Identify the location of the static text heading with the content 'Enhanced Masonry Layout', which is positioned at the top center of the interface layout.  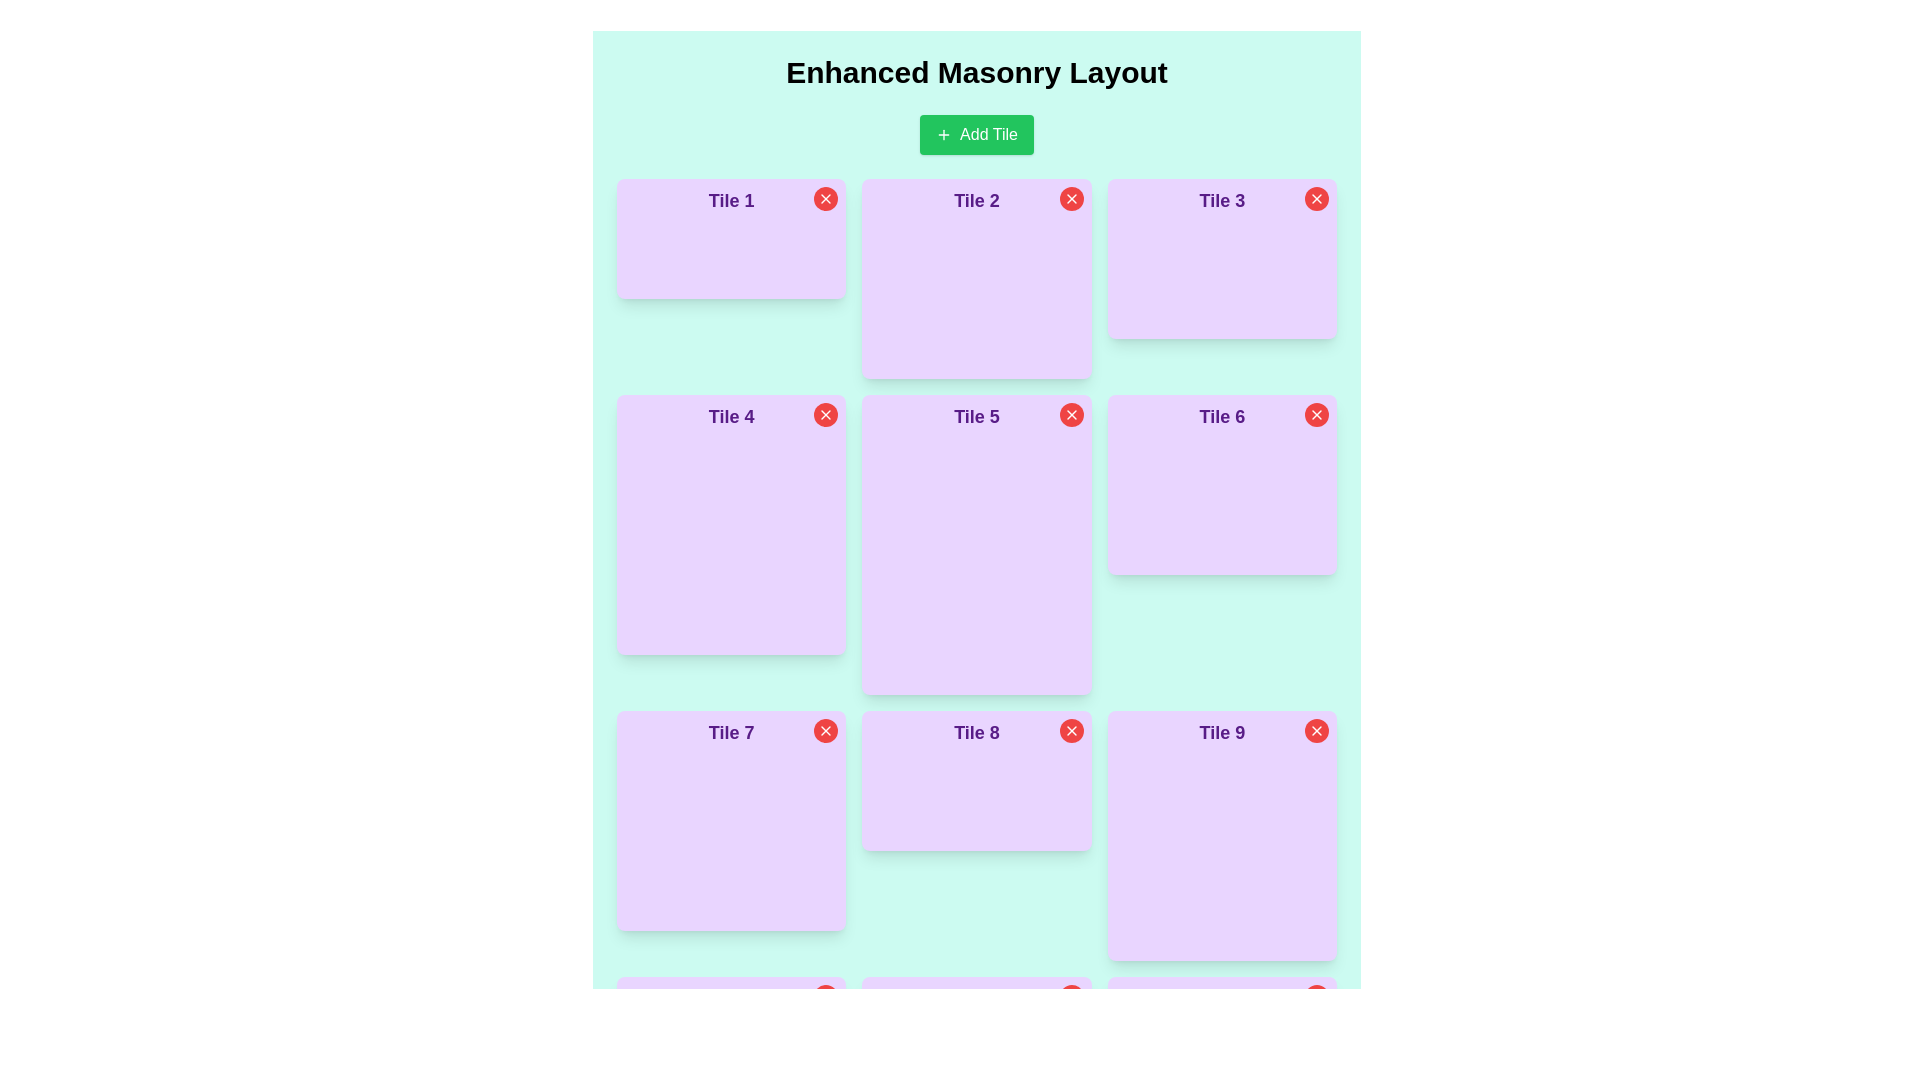
(977, 72).